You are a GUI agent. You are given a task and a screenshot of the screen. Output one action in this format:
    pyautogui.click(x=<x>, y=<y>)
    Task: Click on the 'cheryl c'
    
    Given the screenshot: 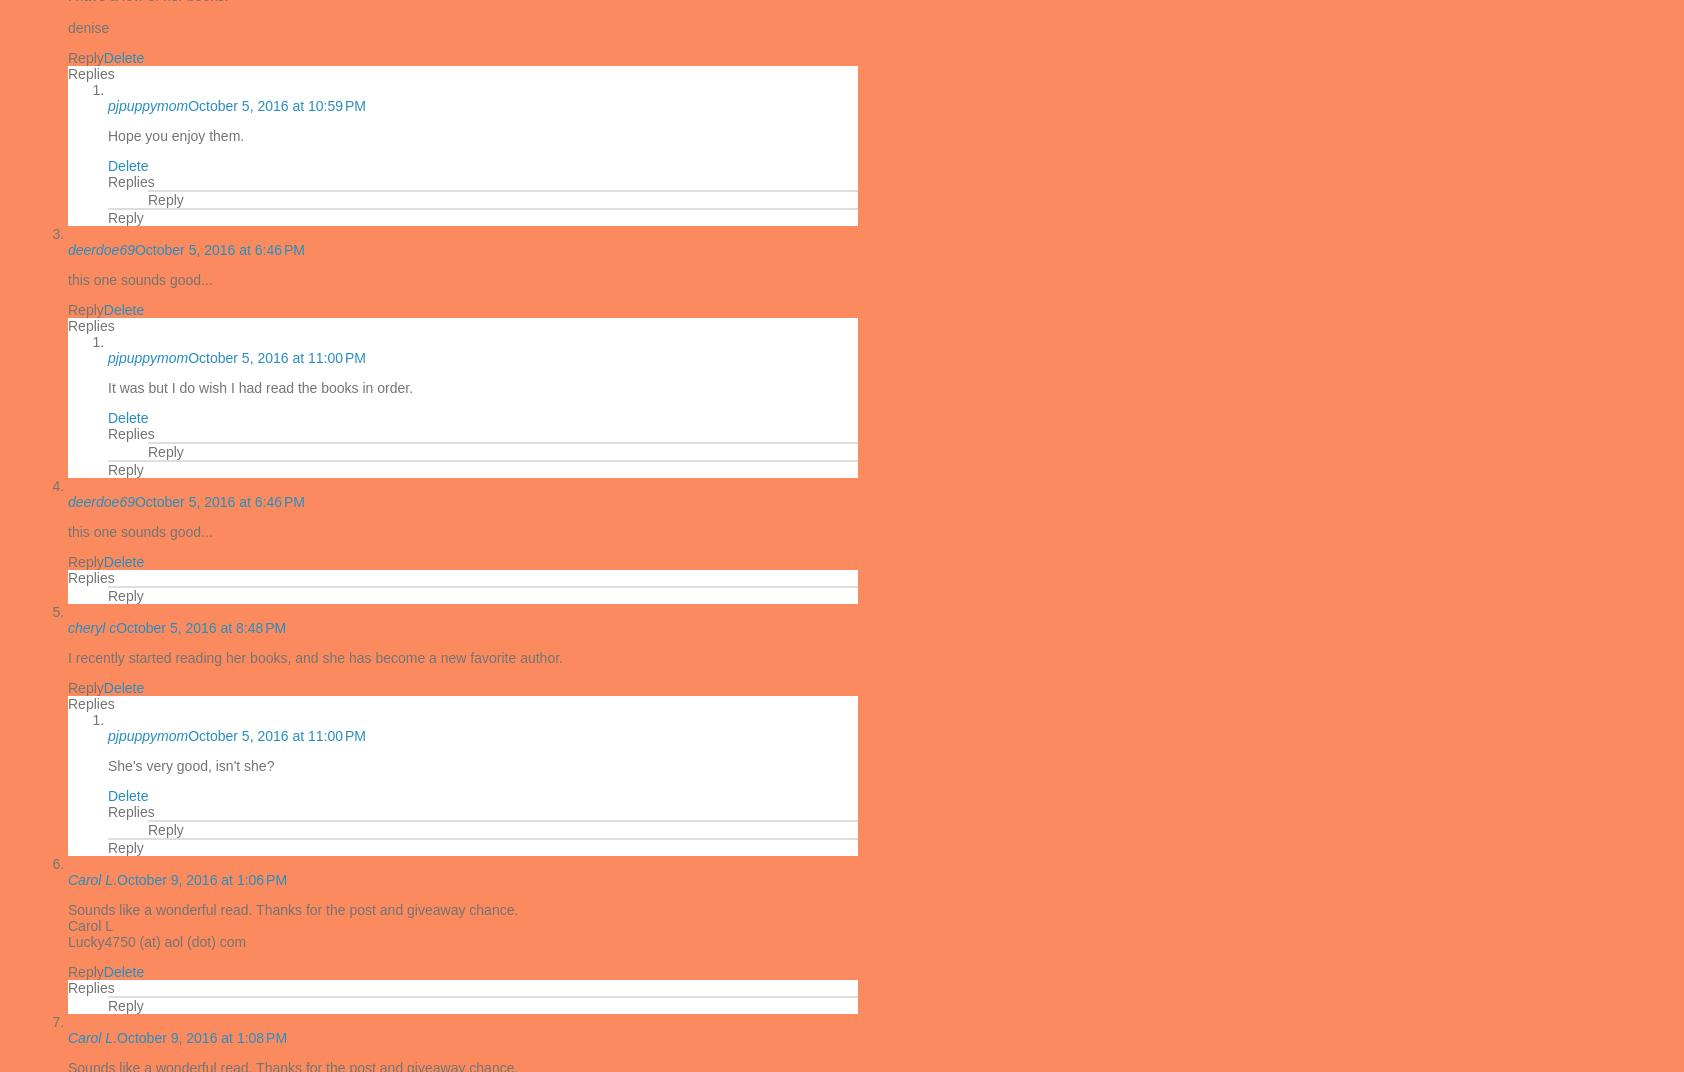 What is the action you would take?
    pyautogui.click(x=90, y=627)
    